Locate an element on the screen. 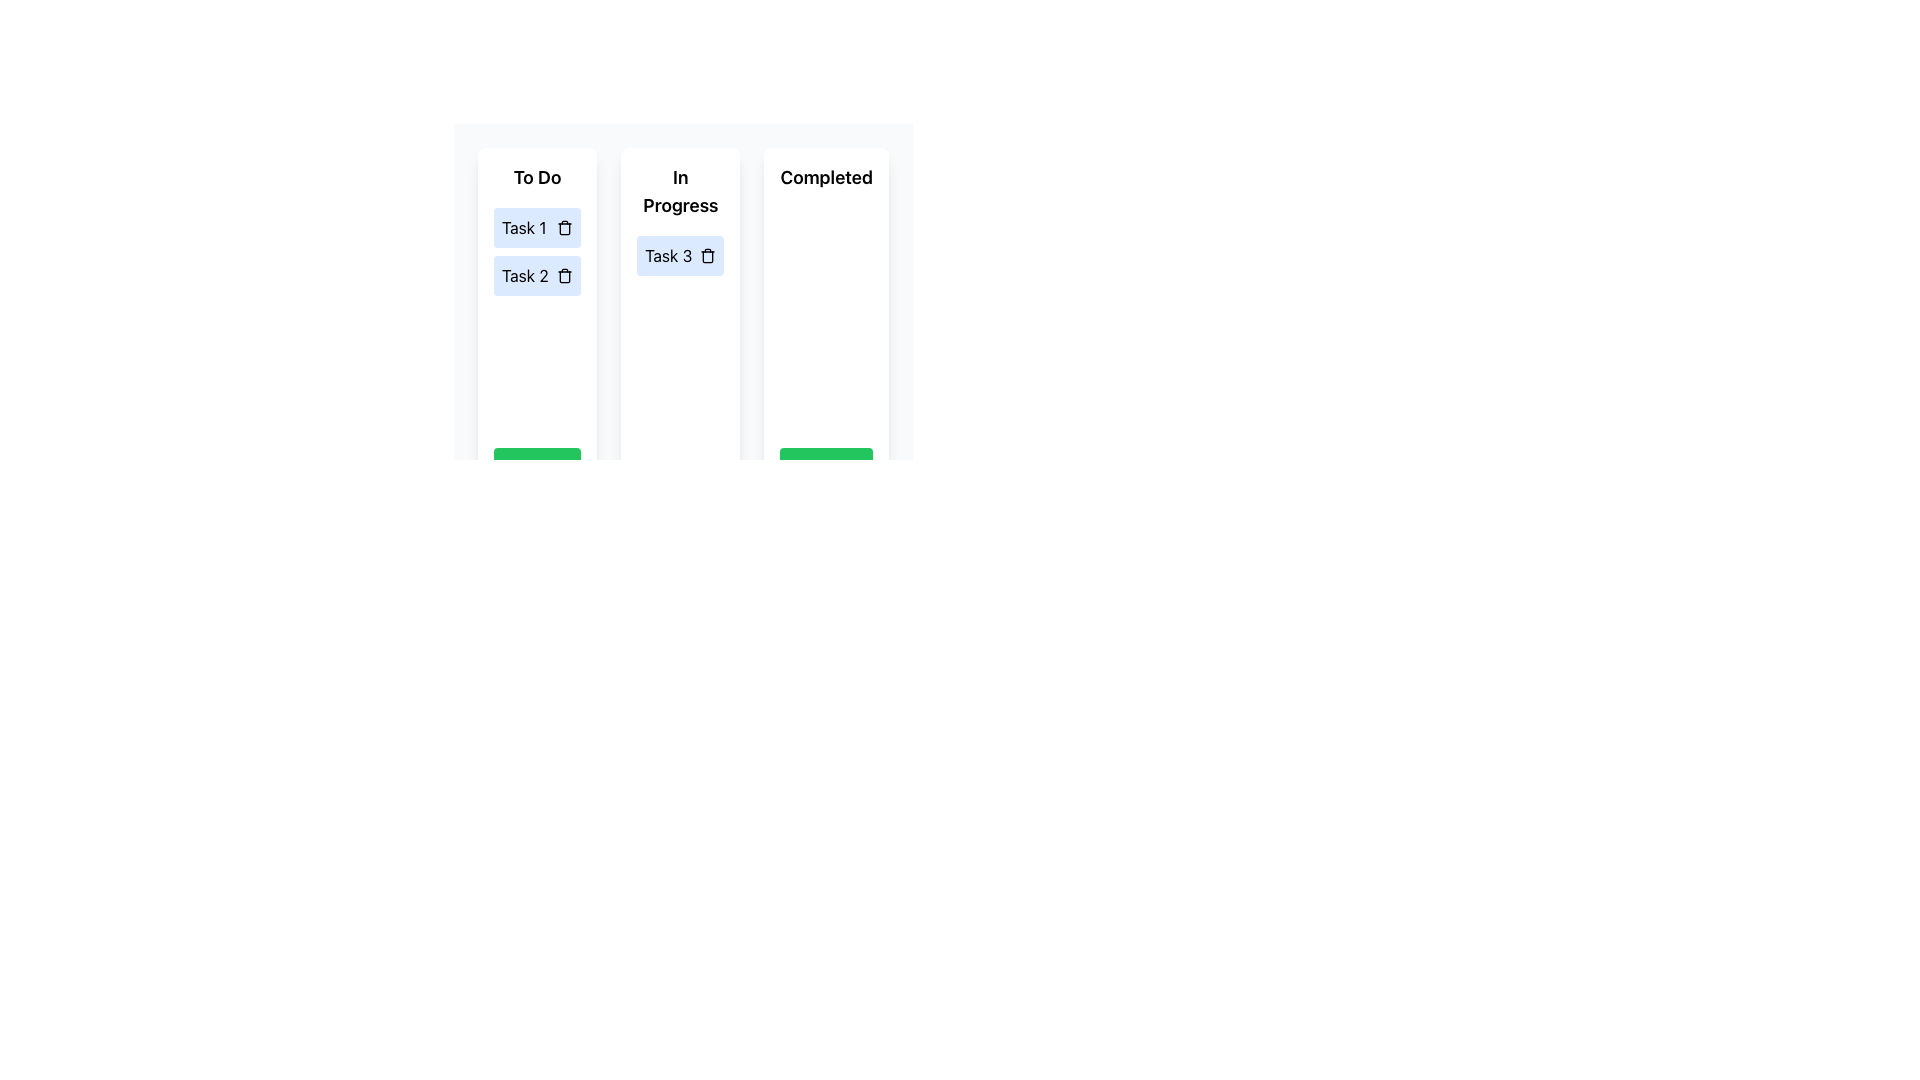 This screenshot has width=1920, height=1080. the delete icon (trashcan) located at the right end of the 'Task 2' entry row in the 'To Do' column is located at coordinates (564, 276).